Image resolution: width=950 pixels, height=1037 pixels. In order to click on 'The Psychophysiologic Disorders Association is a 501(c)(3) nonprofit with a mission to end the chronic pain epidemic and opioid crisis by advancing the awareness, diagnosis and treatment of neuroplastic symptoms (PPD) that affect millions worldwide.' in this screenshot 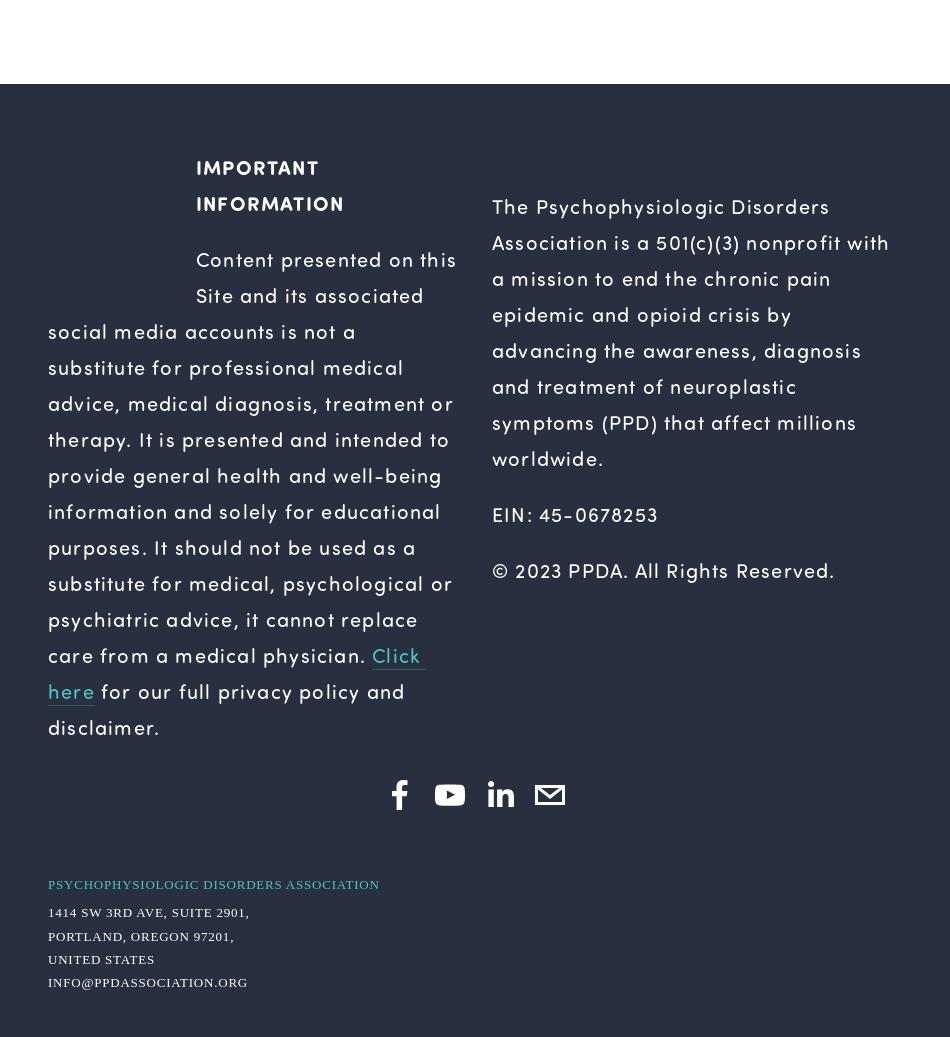, I will do `click(693, 330)`.